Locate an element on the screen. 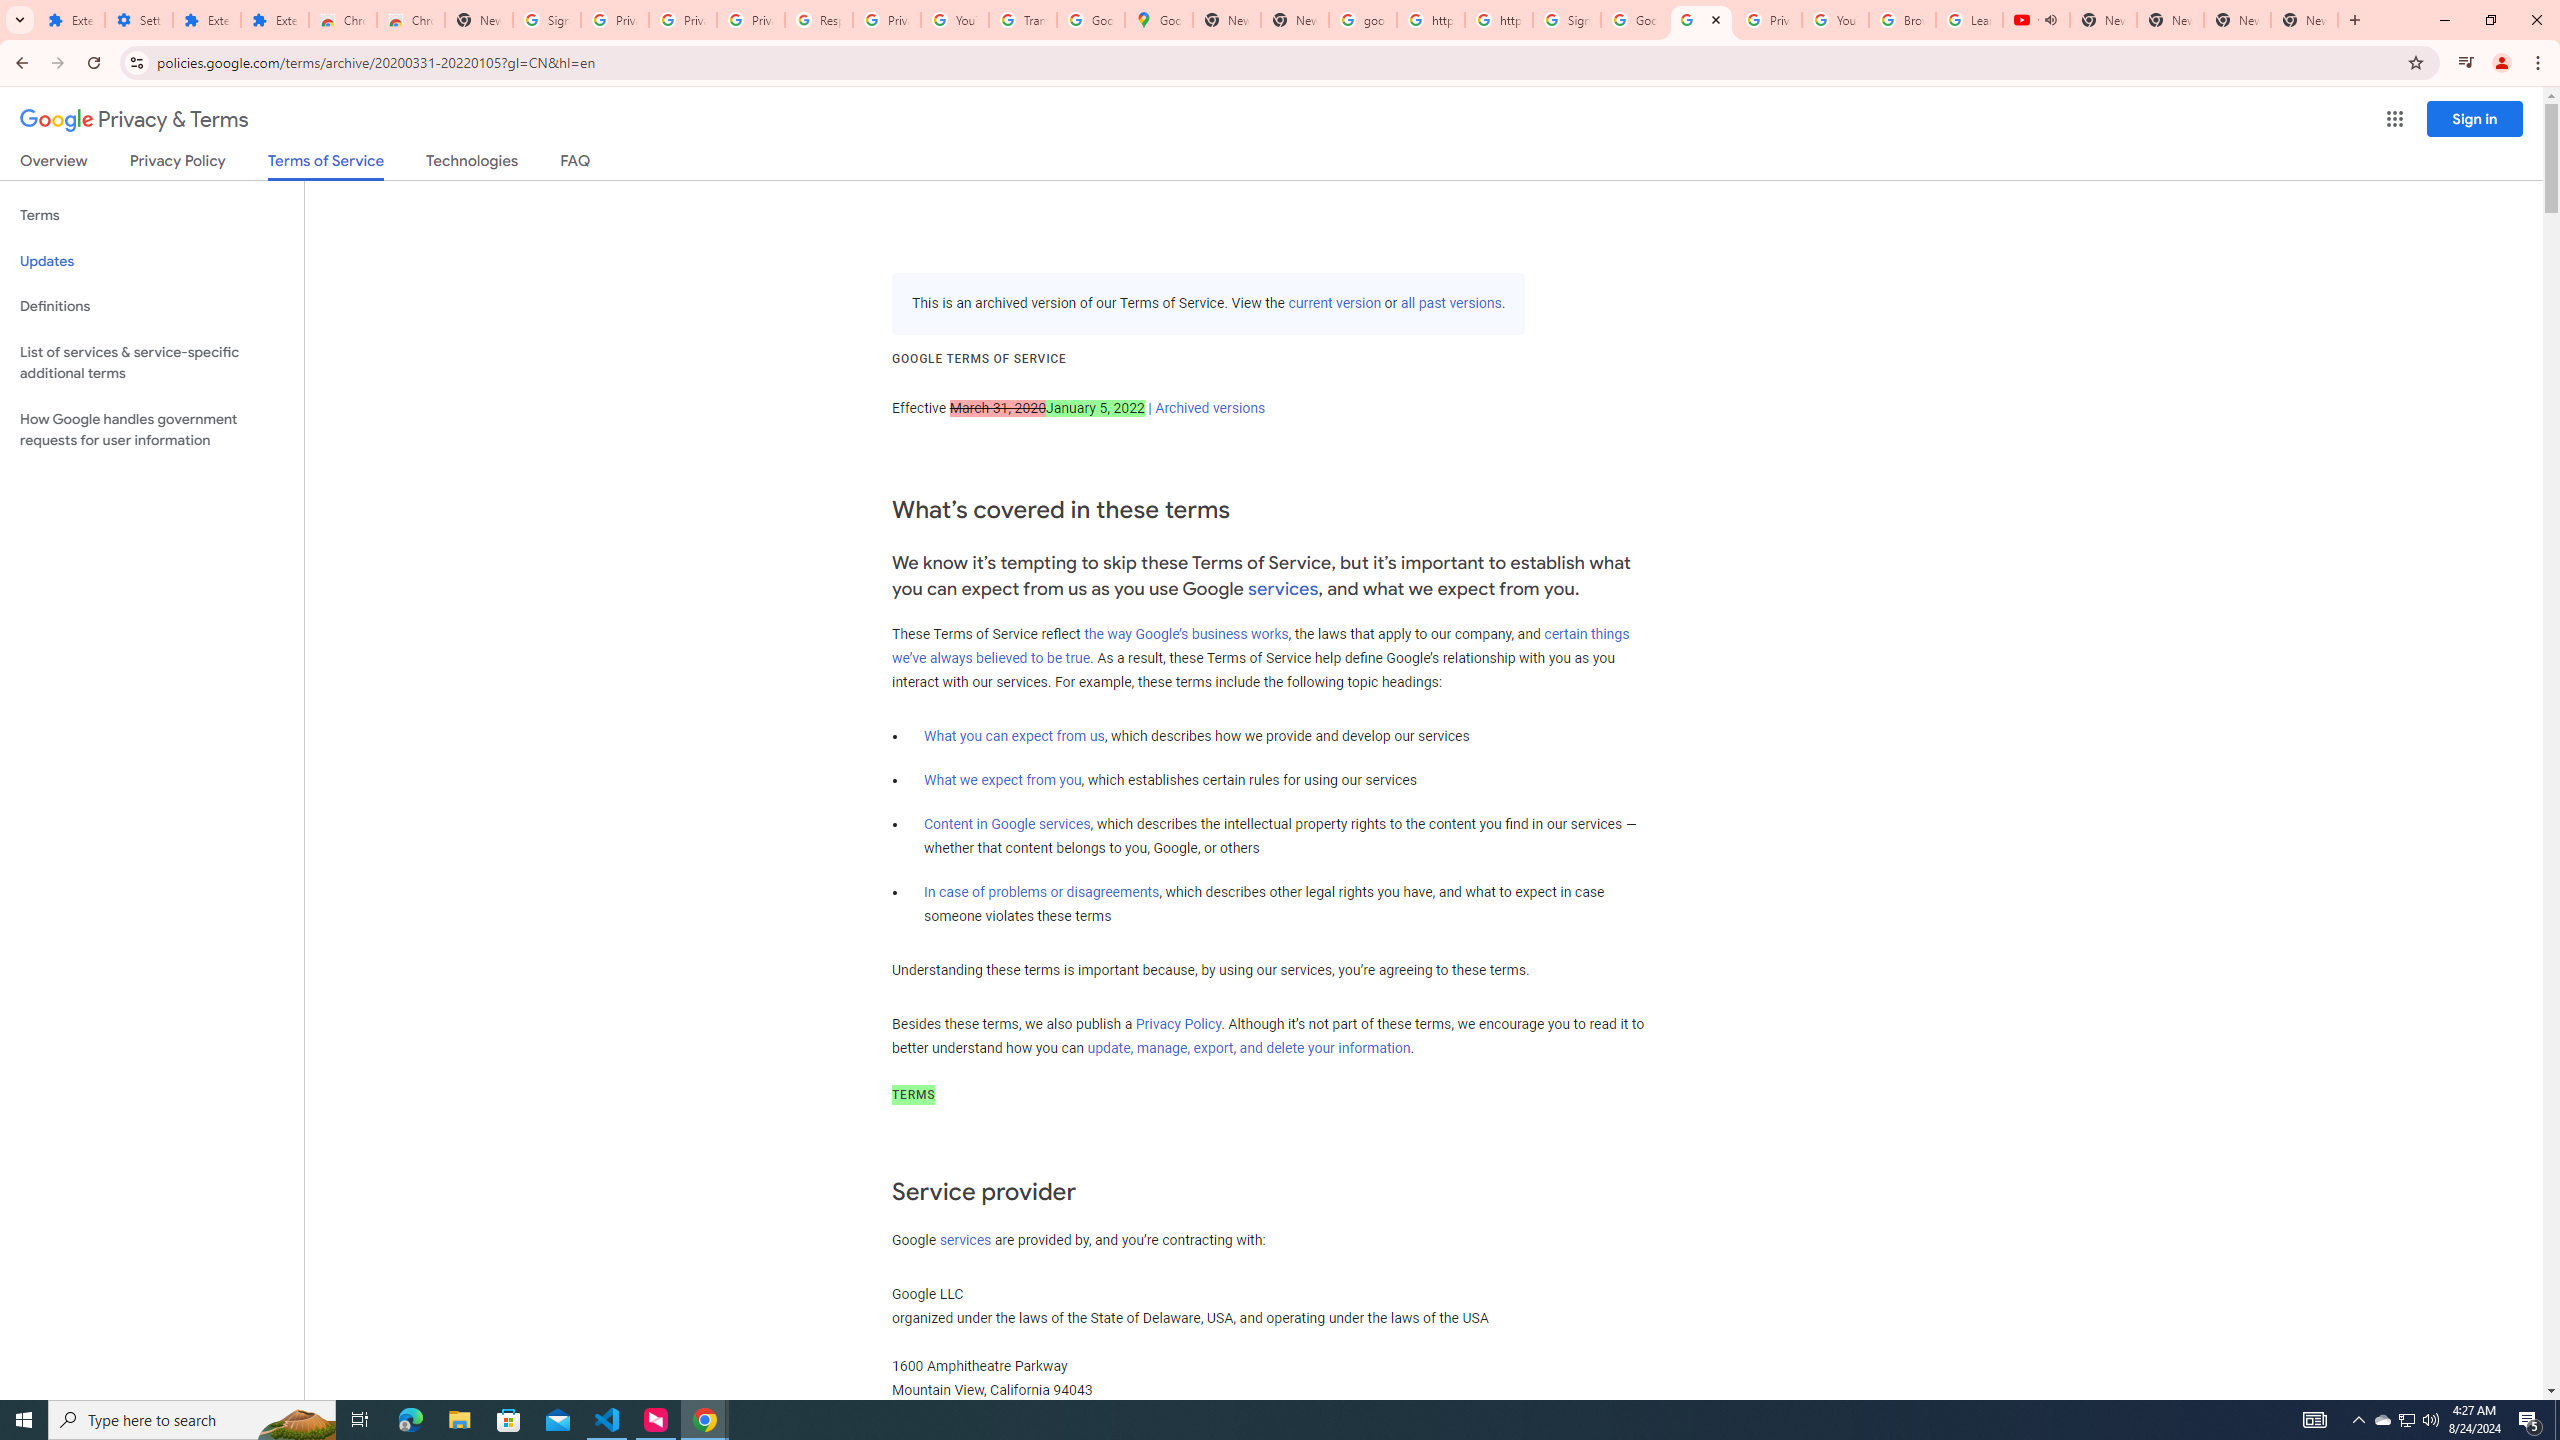 The height and width of the screenshot is (1440, 2560). 'How Google handles government requests for user information' is located at coordinates (151, 428).